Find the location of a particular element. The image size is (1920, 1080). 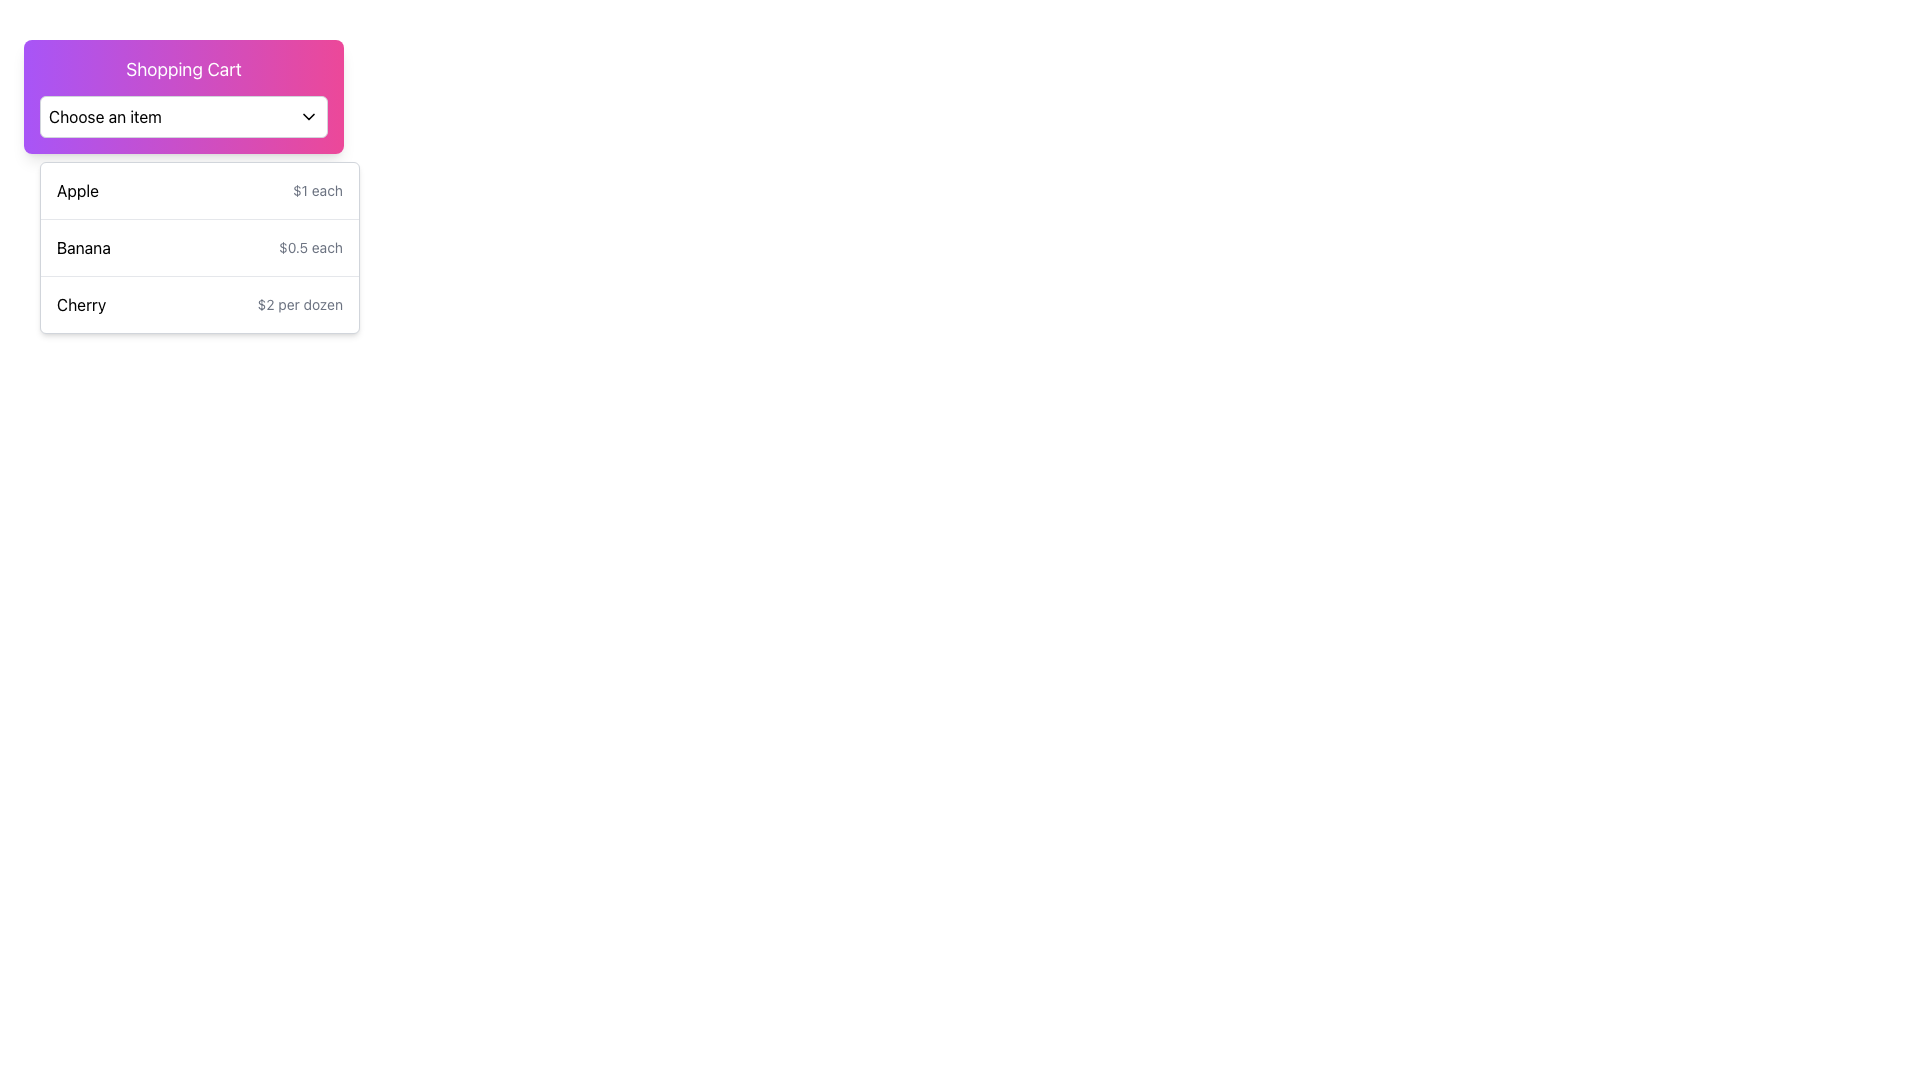

the dropdown menu labeled 'Choose an item' is located at coordinates (183, 116).